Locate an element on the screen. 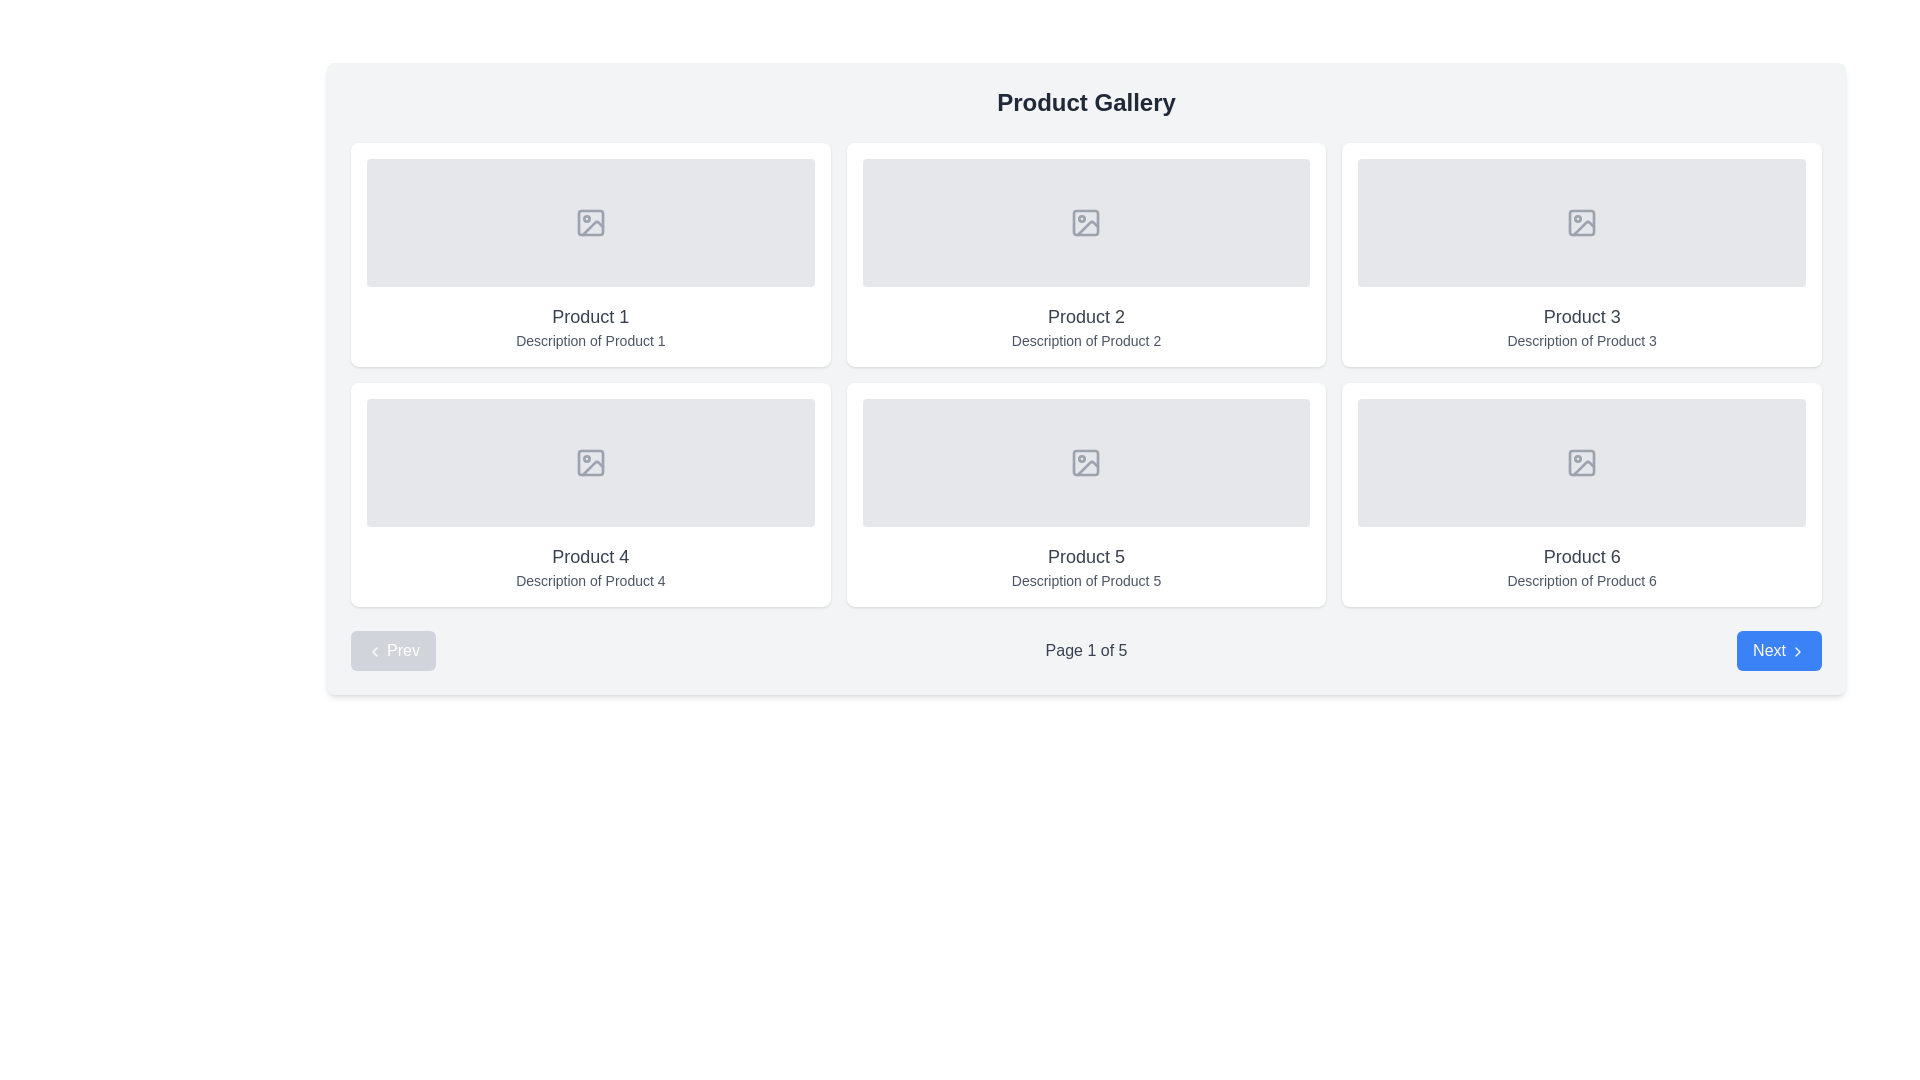 The width and height of the screenshot is (1920, 1080). the Text Label that provides the name or title of the product, located below the header 'Product Gallery' and above the description 'Description of Product 2' in the second item card of the grid layout is located at coordinates (1085, 315).